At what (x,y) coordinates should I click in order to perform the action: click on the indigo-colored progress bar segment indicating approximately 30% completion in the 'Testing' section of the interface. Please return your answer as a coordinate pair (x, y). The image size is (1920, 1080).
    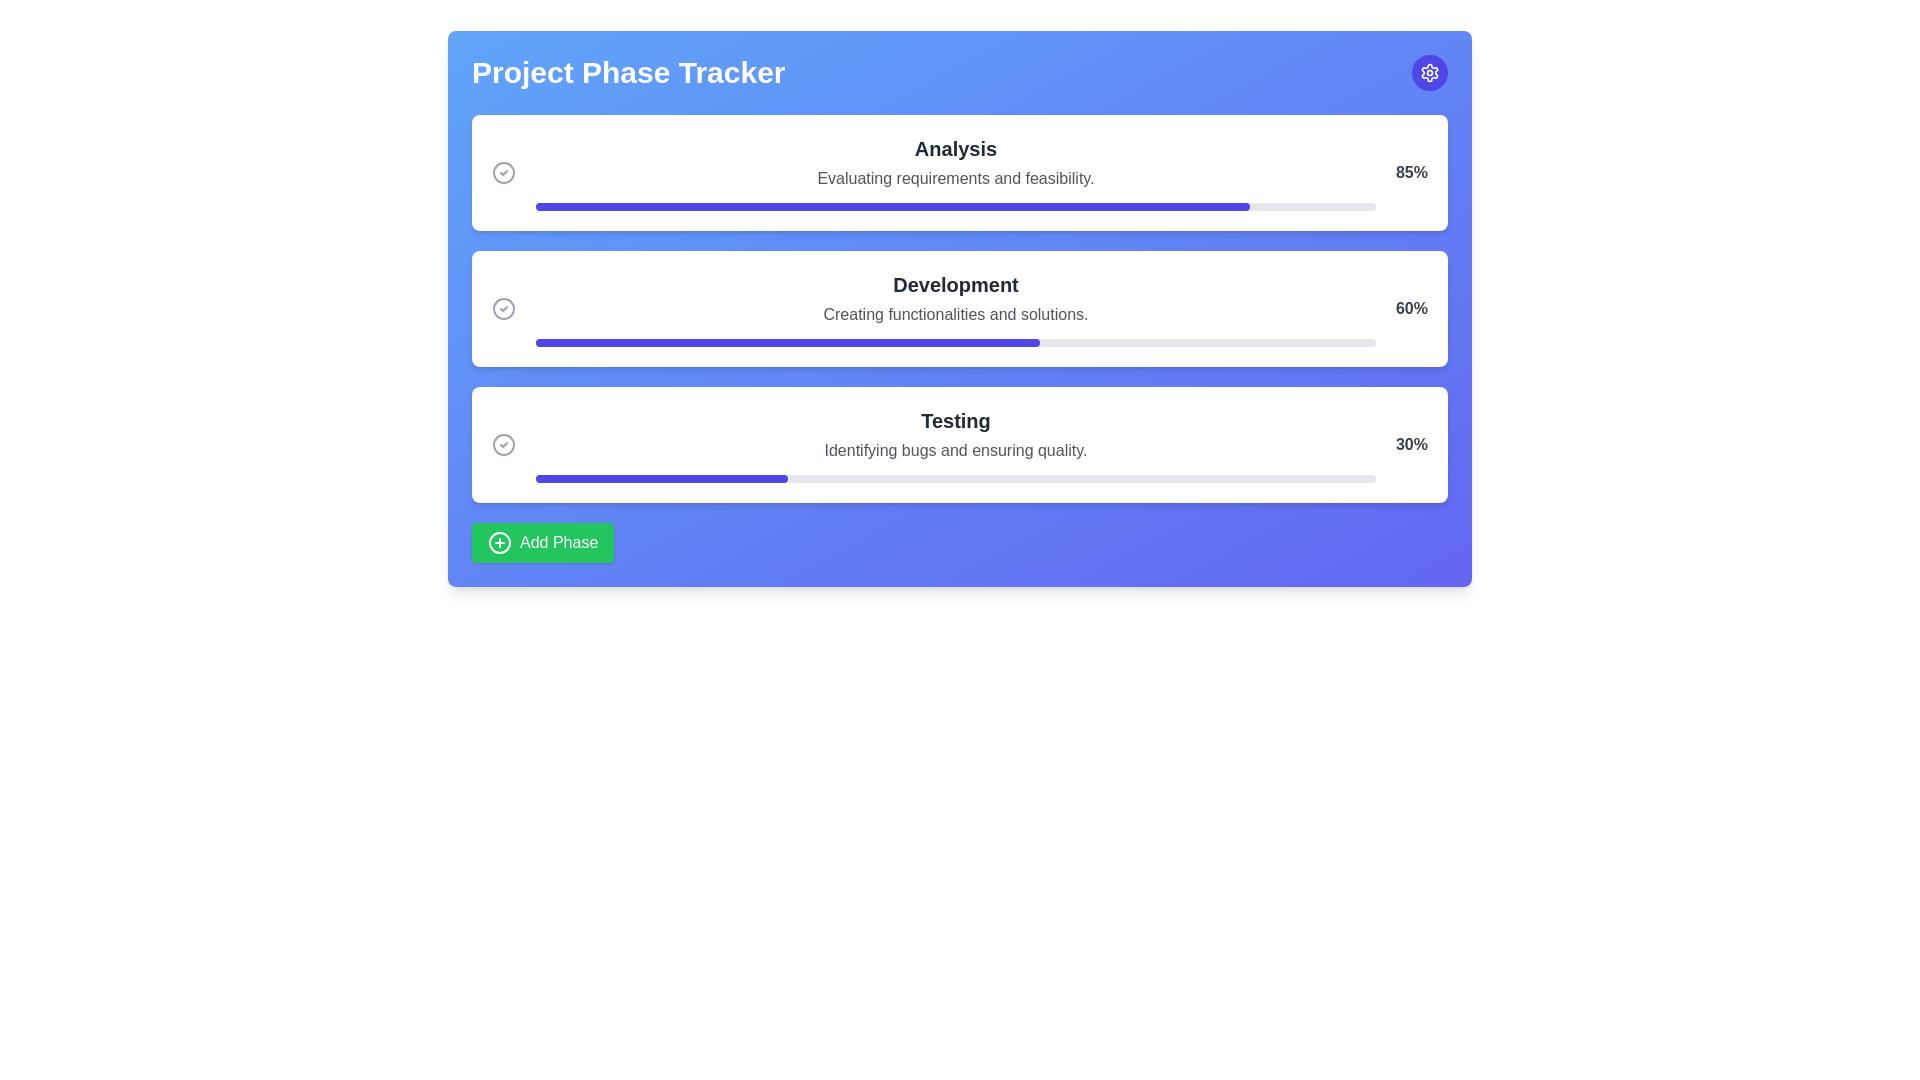
    Looking at the image, I should click on (662, 478).